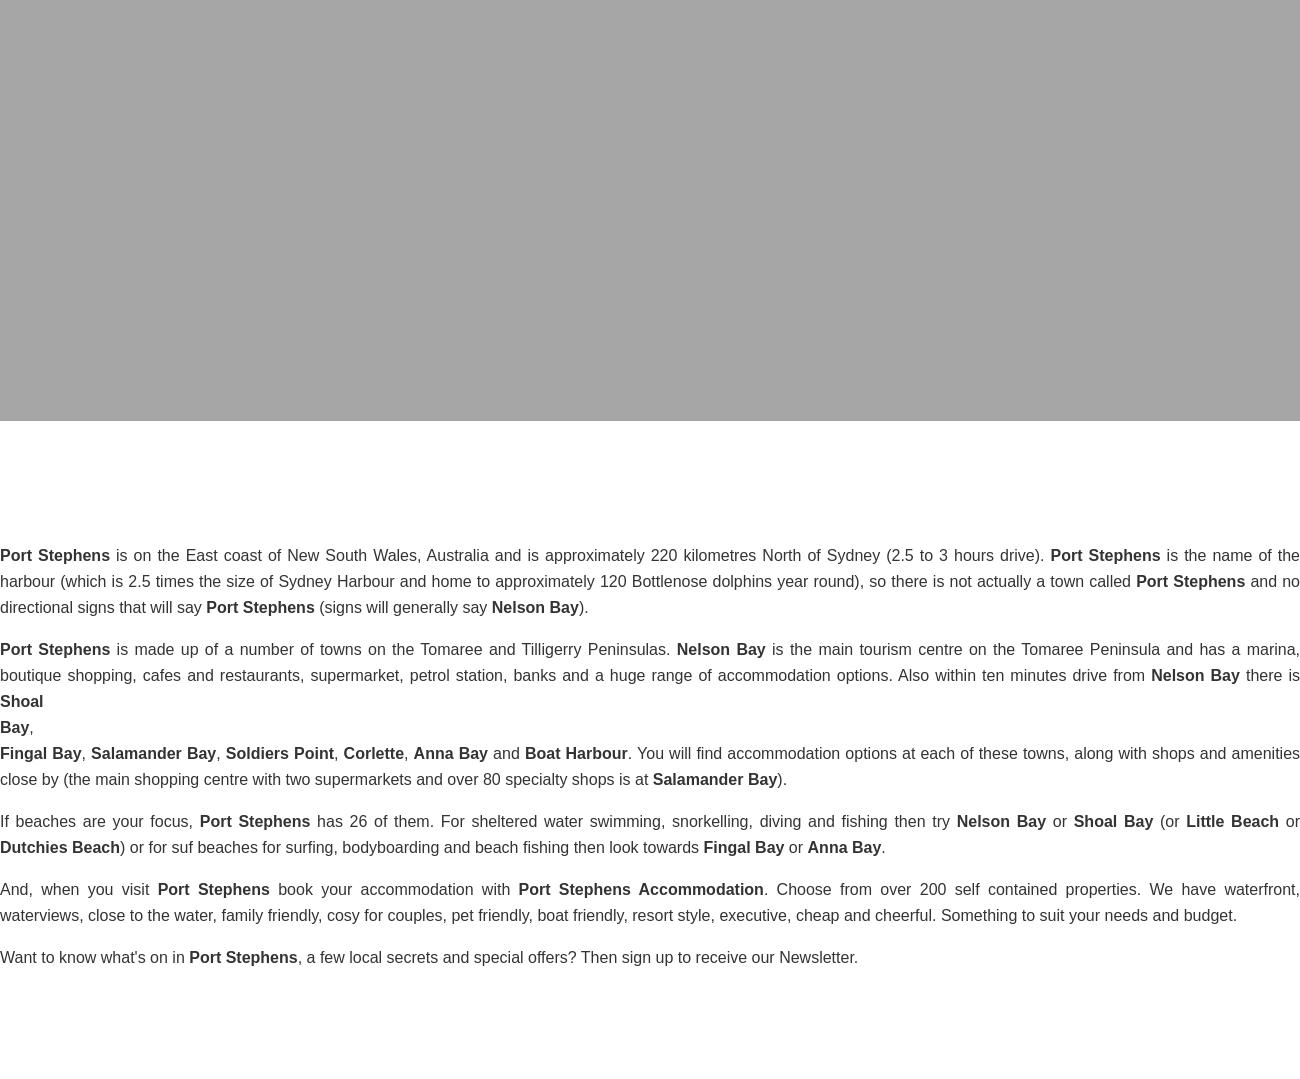  Describe the element at coordinates (649, 449) in the screenshot. I see `'pets'` at that location.